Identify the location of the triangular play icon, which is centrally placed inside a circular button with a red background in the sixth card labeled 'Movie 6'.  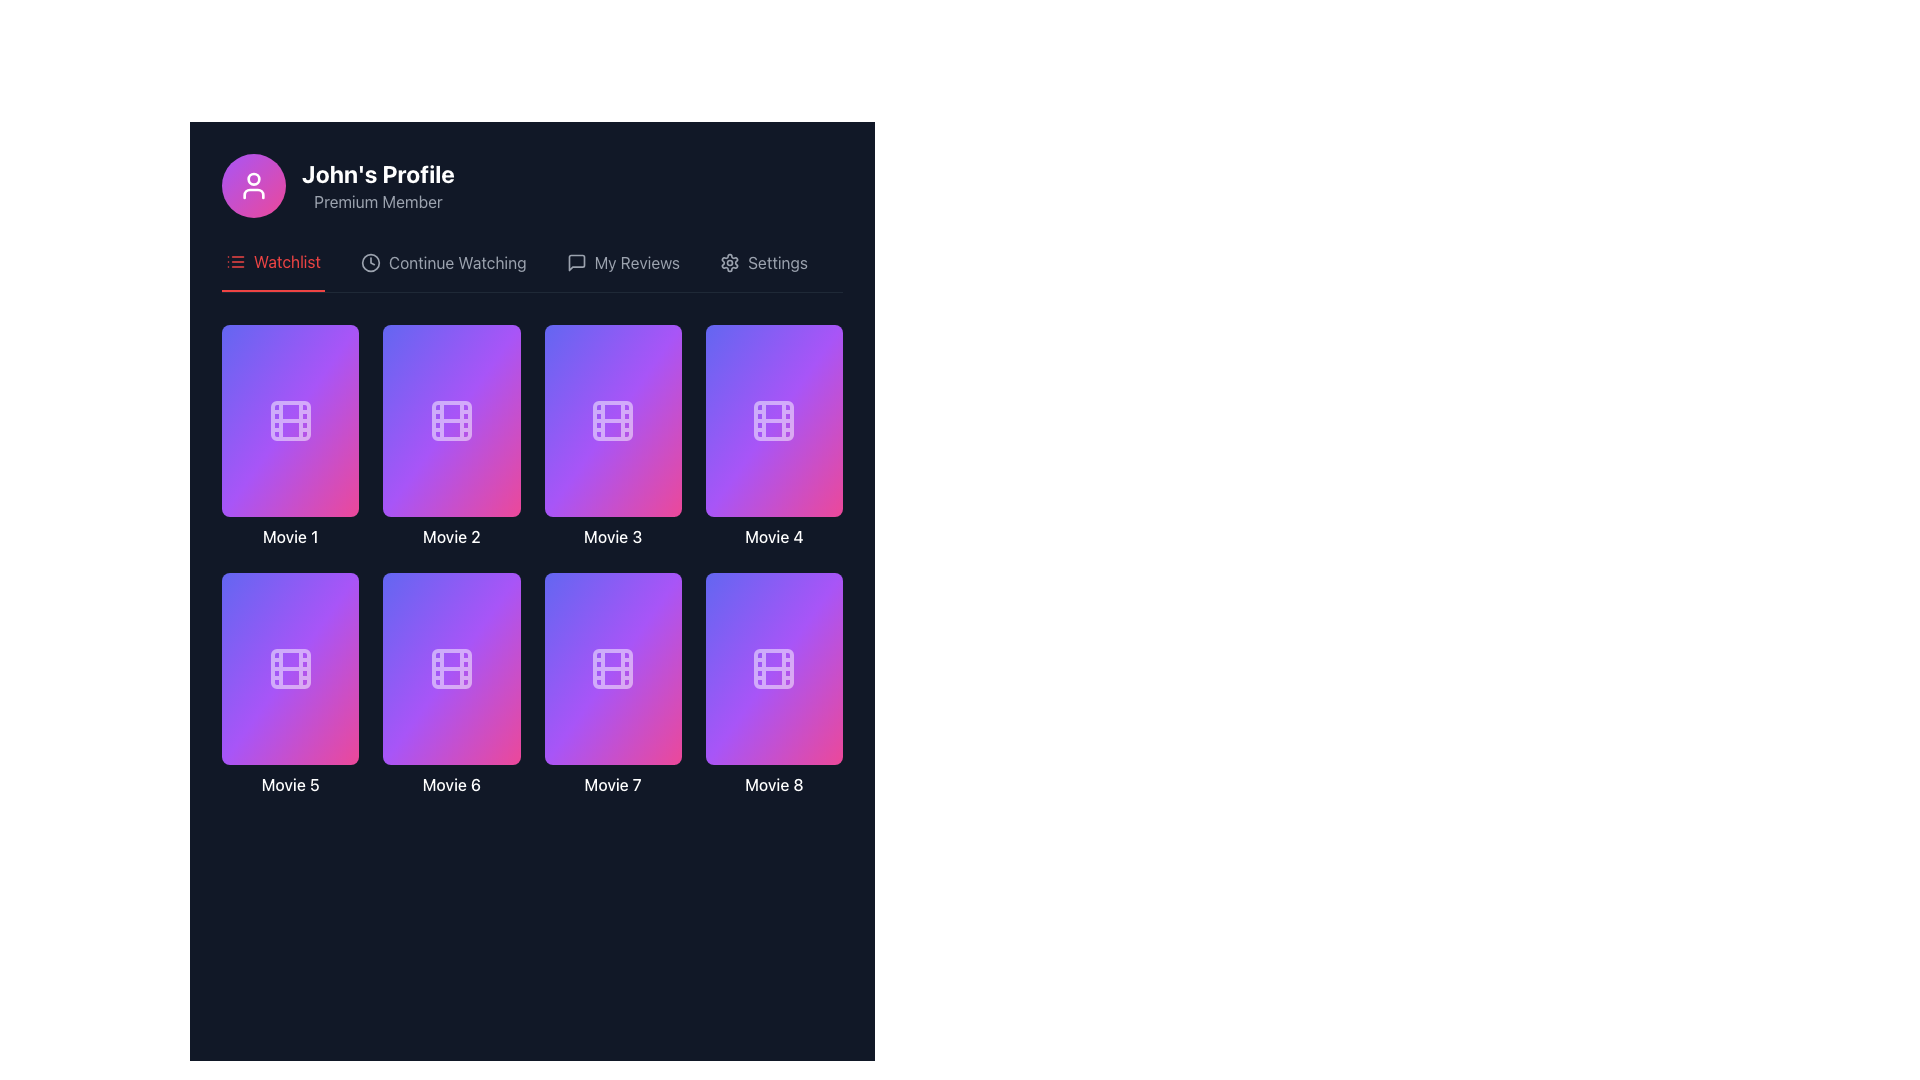
(450, 659).